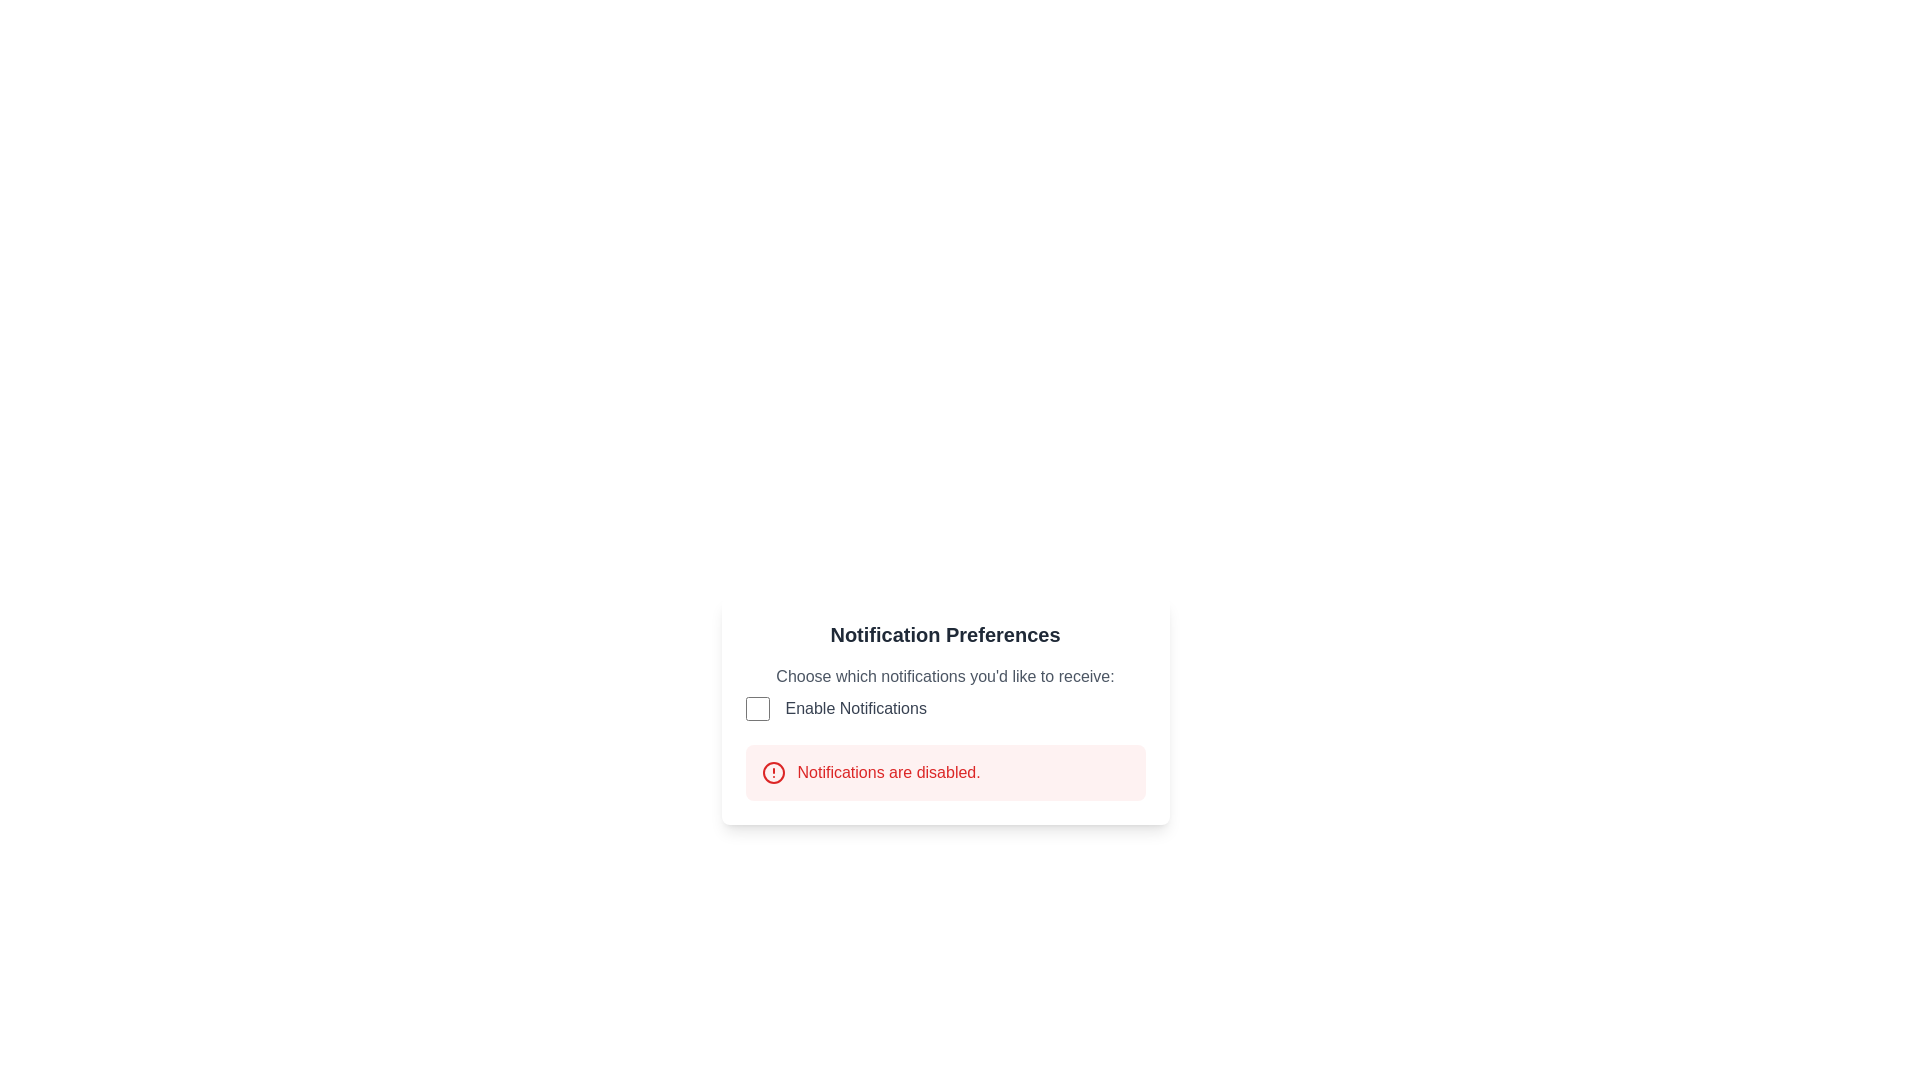  What do you see at coordinates (772, 771) in the screenshot?
I see `the red circular shape within the SVG notification alert icon, which is situated to the left of the 'Notifications are disabled.' text label in the notification settings card` at bounding box center [772, 771].